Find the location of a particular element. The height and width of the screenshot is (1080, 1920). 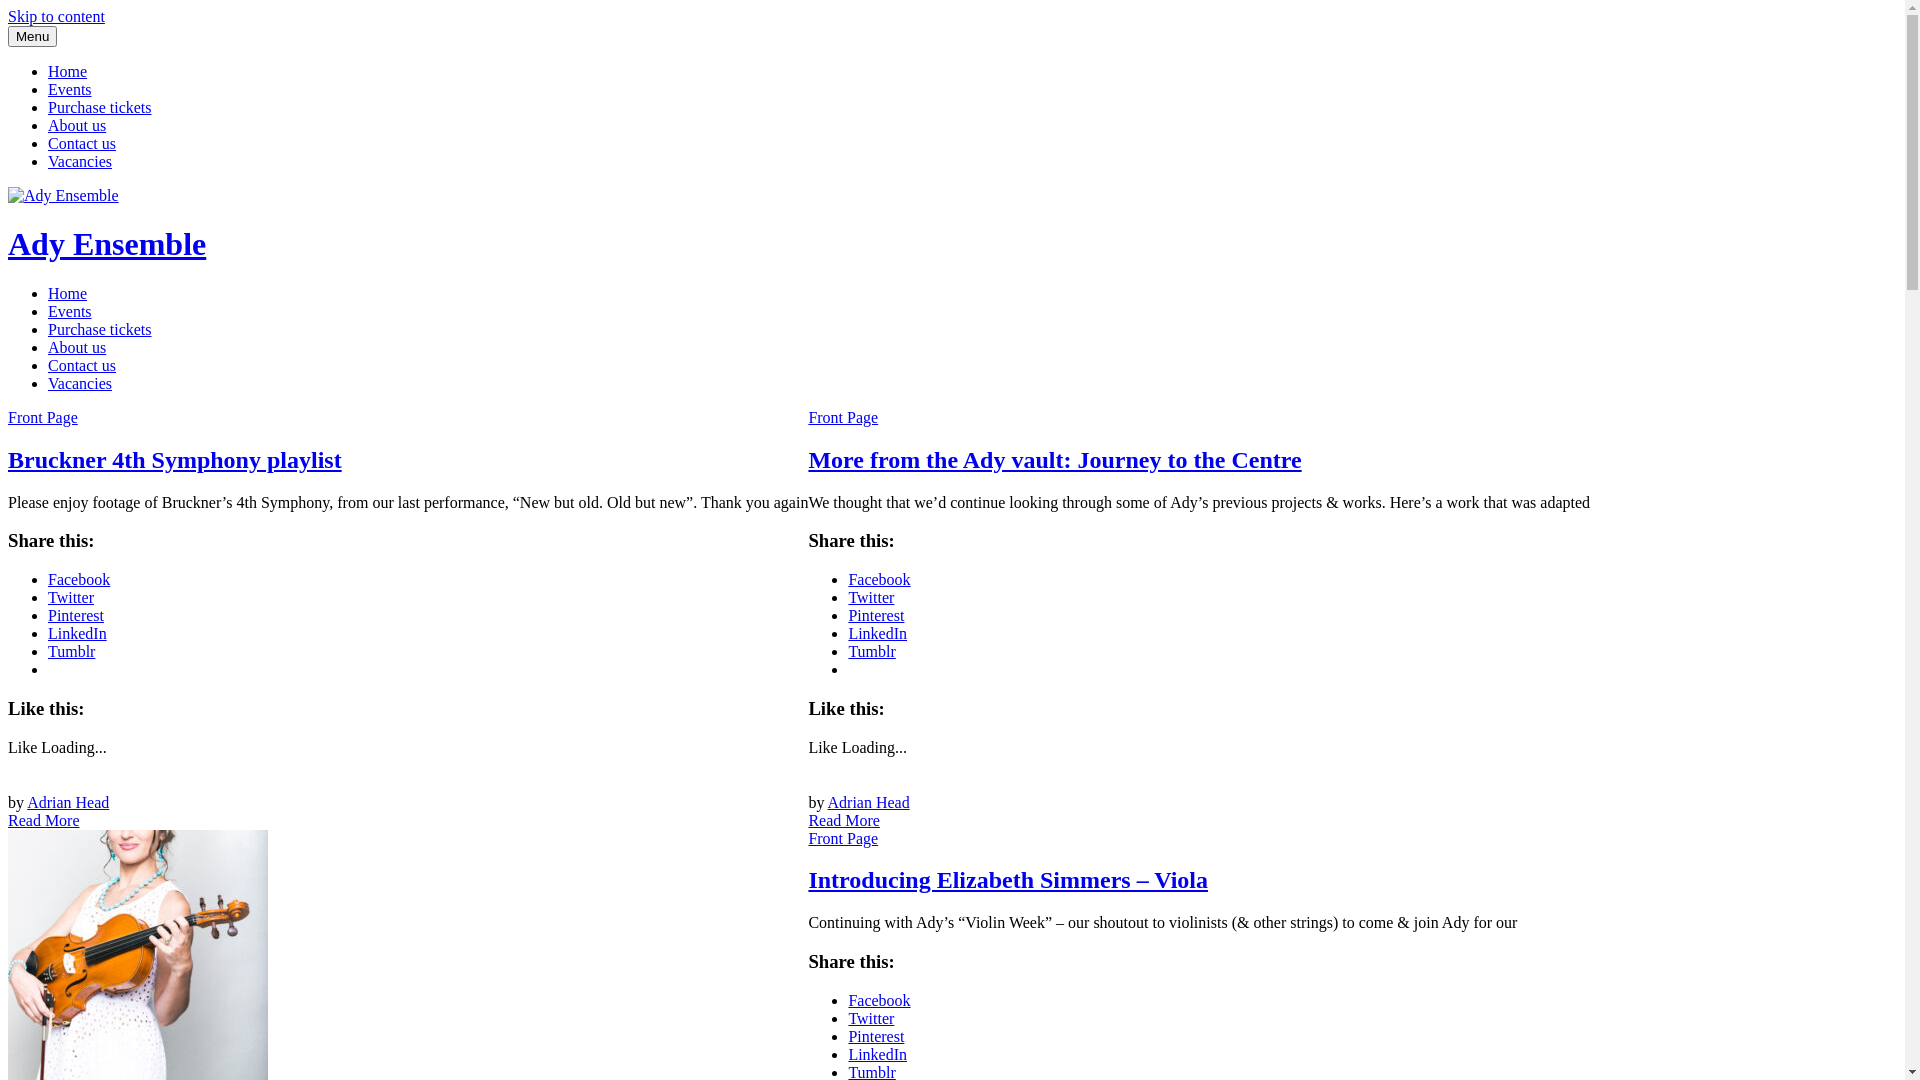

'Home' is located at coordinates (67, 293).